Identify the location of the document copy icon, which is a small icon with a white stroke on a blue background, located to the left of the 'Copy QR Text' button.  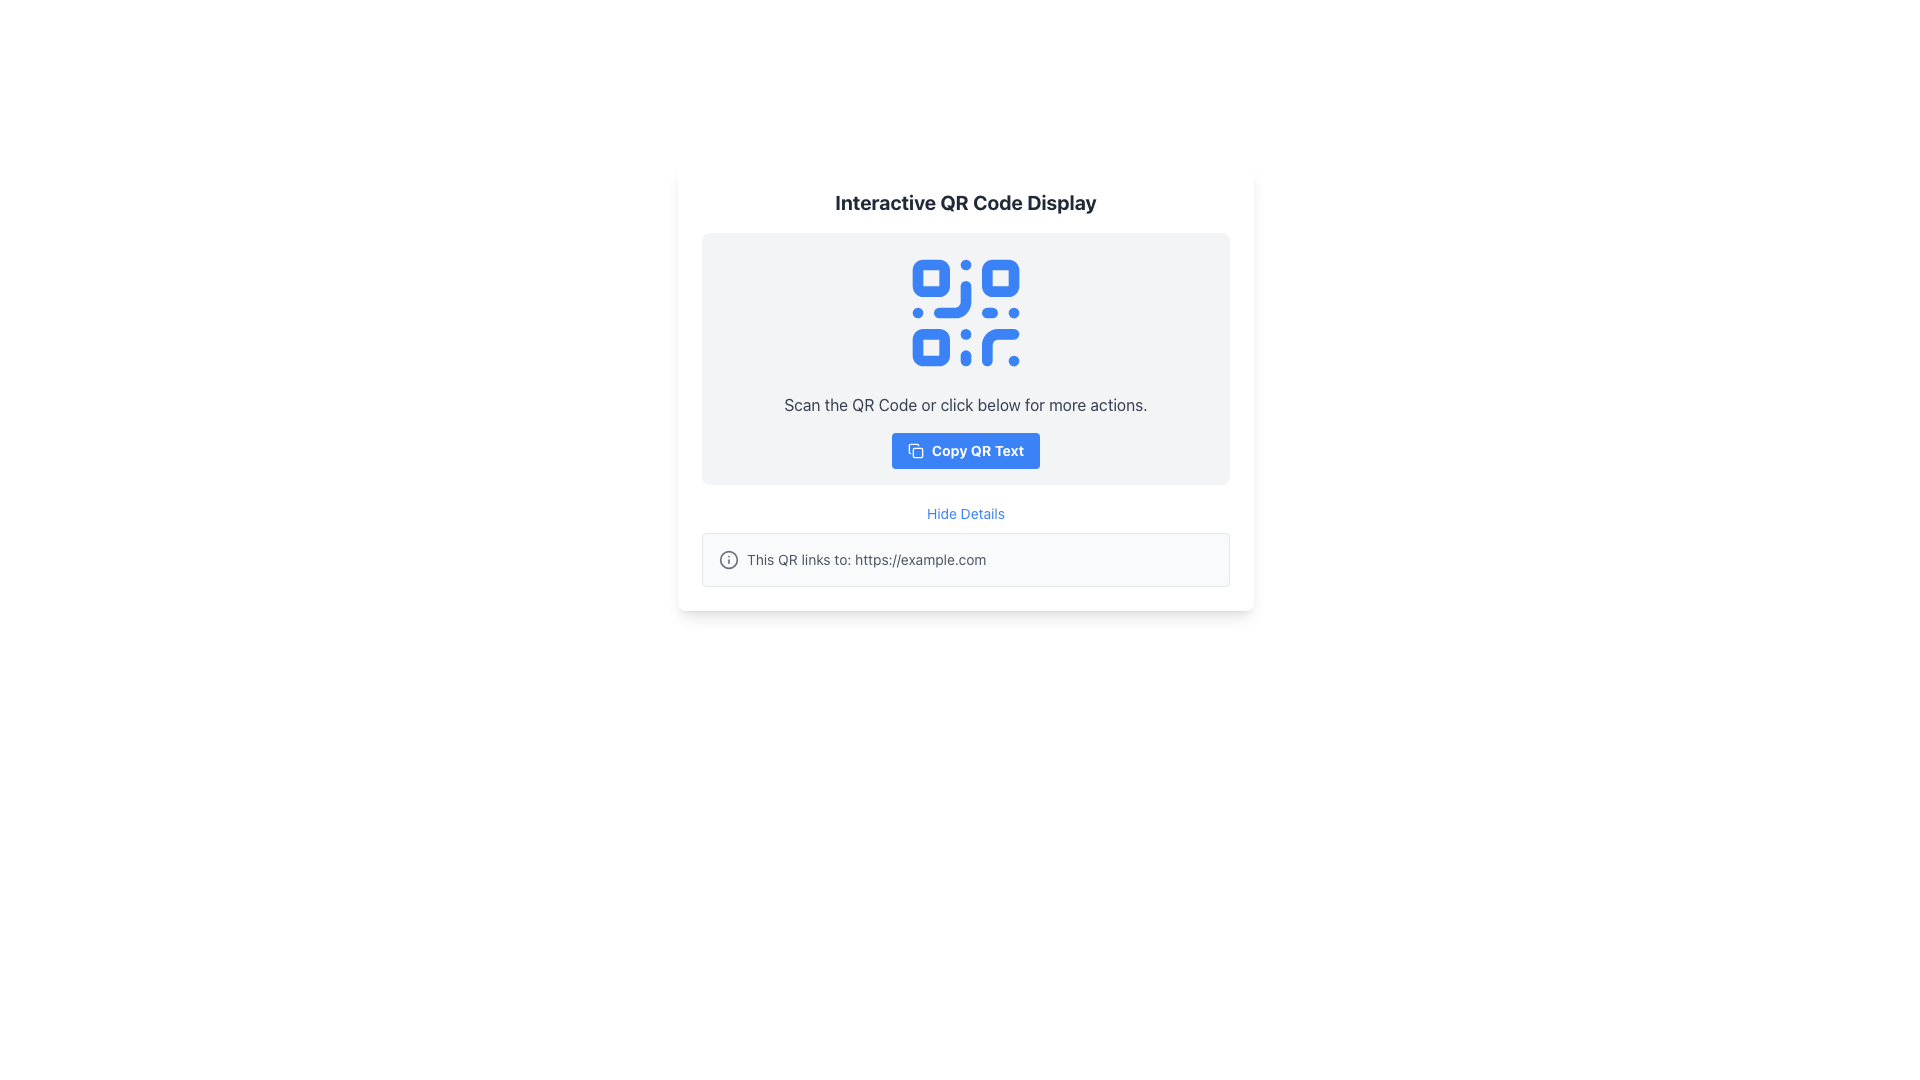
(914, 451).